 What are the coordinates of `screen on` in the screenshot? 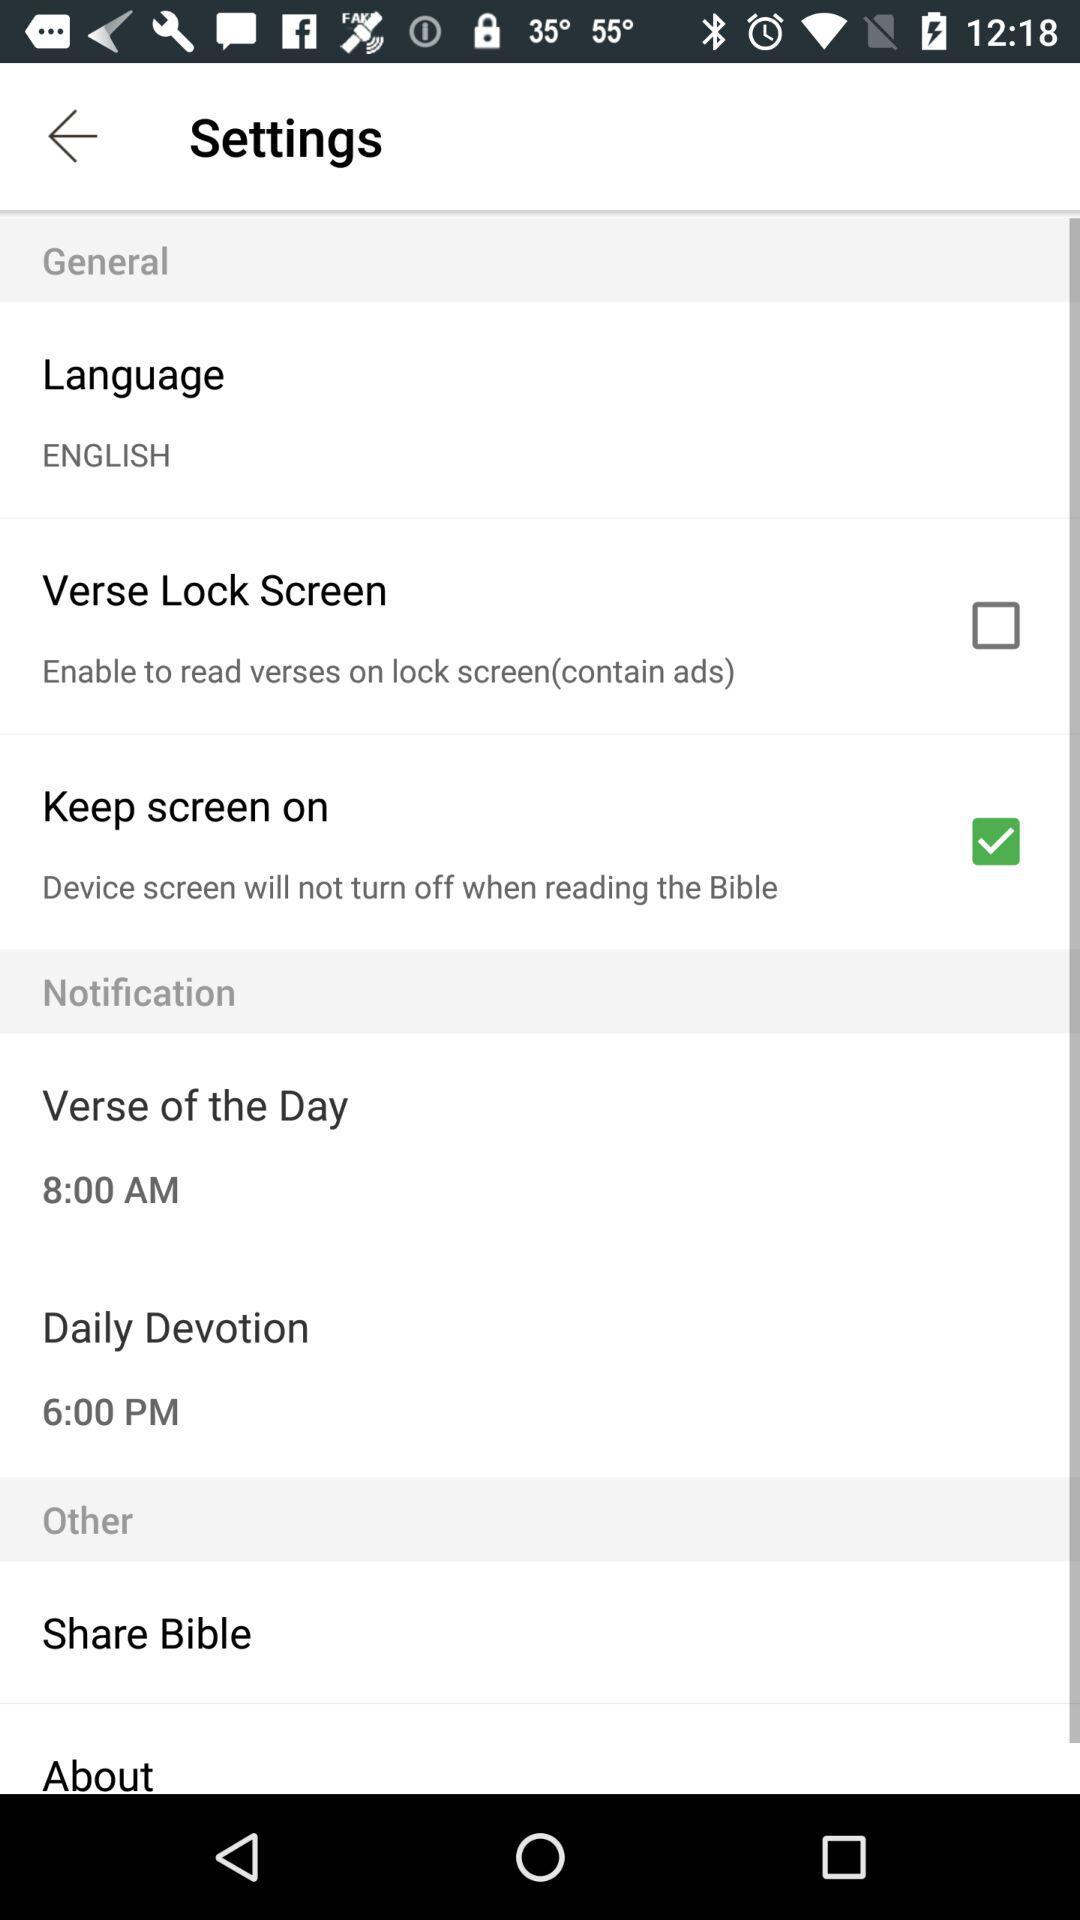 It's located at (995, 841).